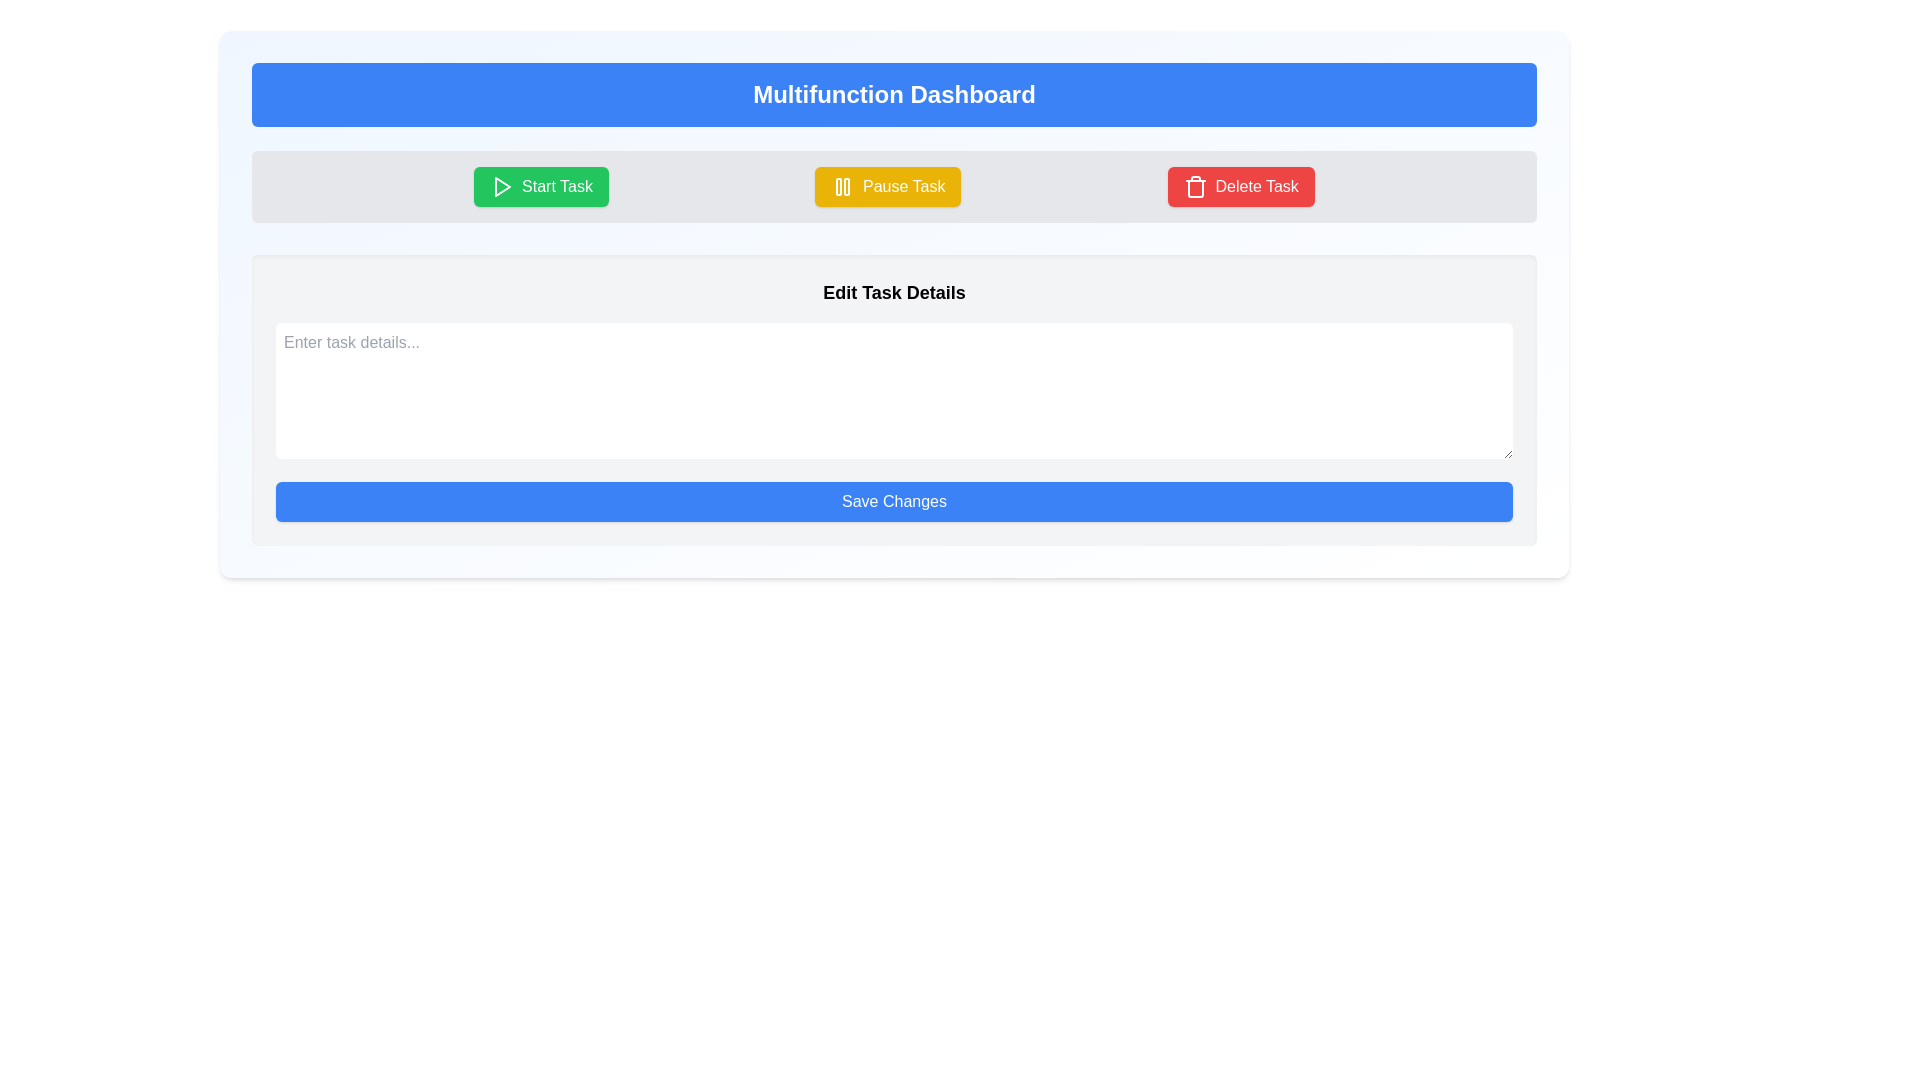  What do you see at coordinates (503, 186) in the screenshot?
I see `the triangular play icon located within the 'Start Task' button, which has a green background and is situated in the upper center section of the page` at bounding box center [503, 186].